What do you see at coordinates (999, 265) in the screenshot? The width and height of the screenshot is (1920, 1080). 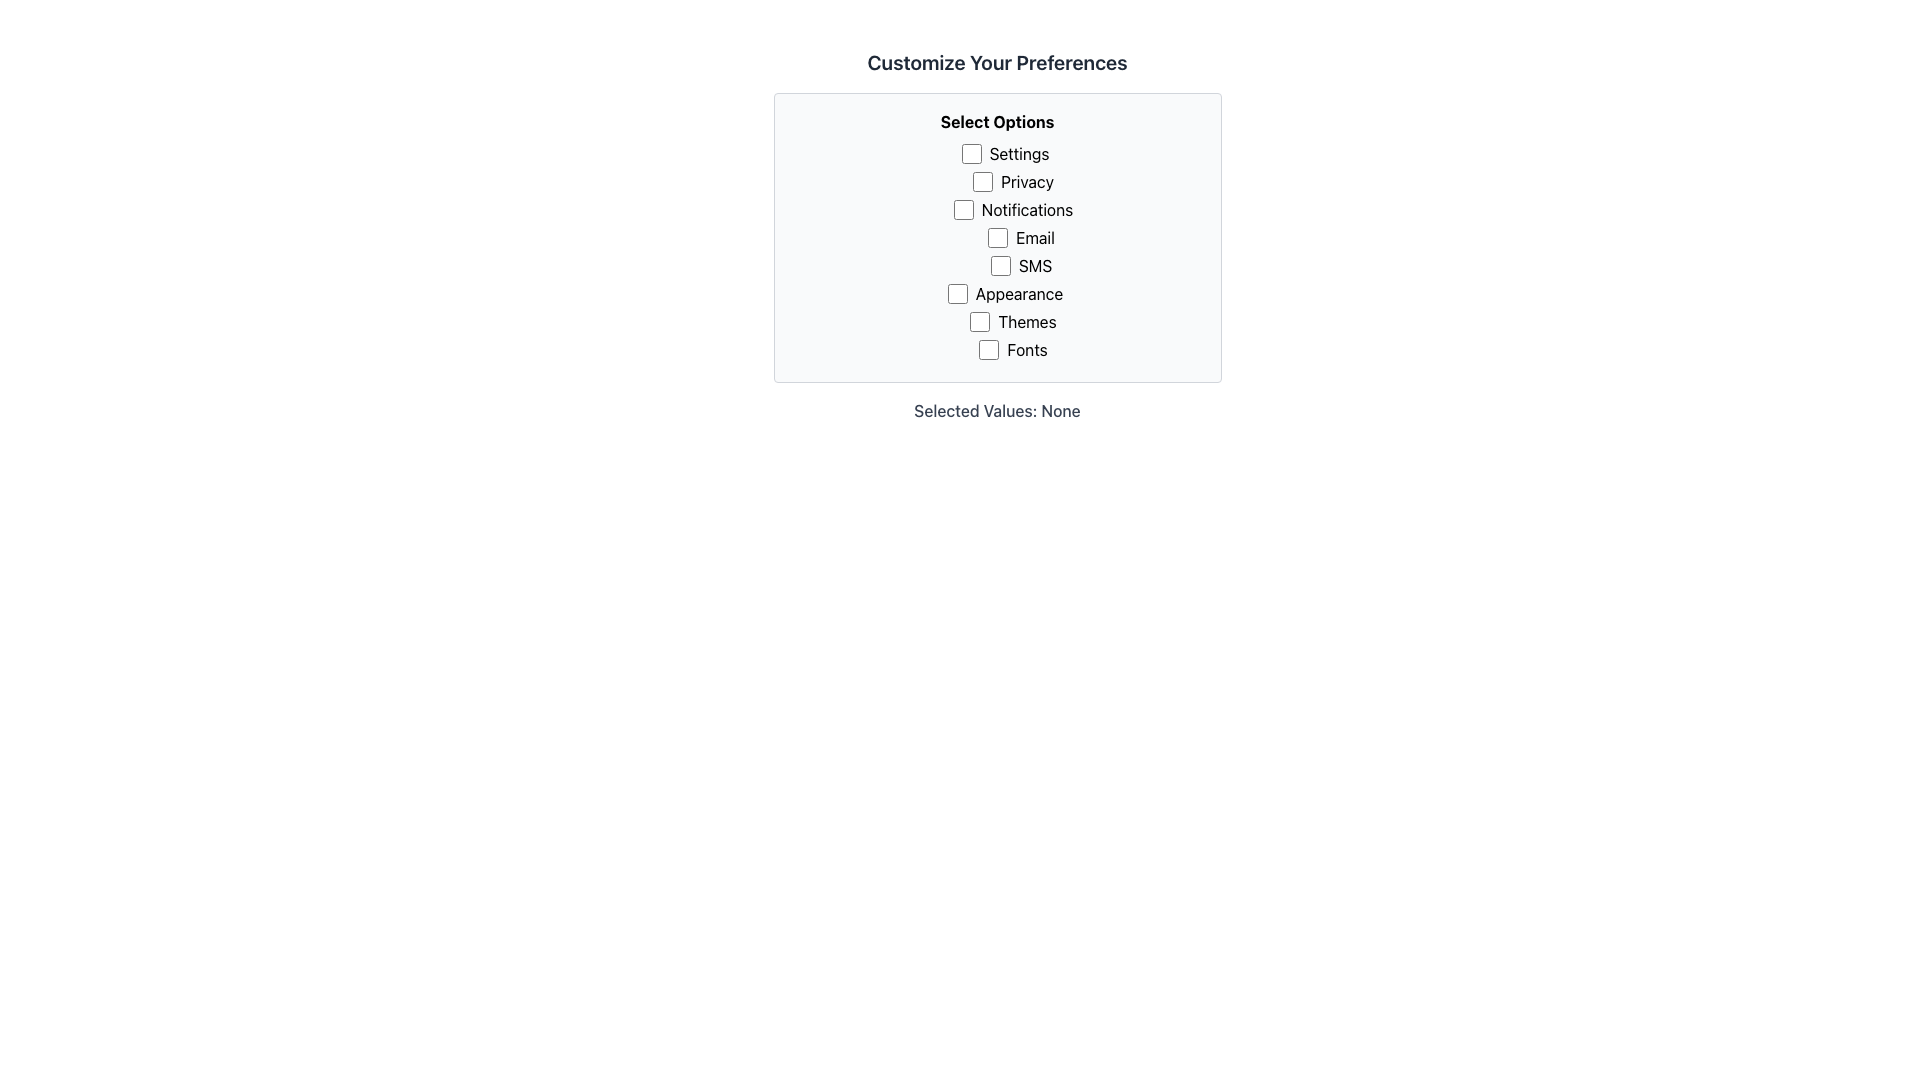 I see `the blue-themed checkbox next to the text 'SMS' under the 'Notifications' category in the 'Customize Your Preferences' form` at bounding box center [999, 265].